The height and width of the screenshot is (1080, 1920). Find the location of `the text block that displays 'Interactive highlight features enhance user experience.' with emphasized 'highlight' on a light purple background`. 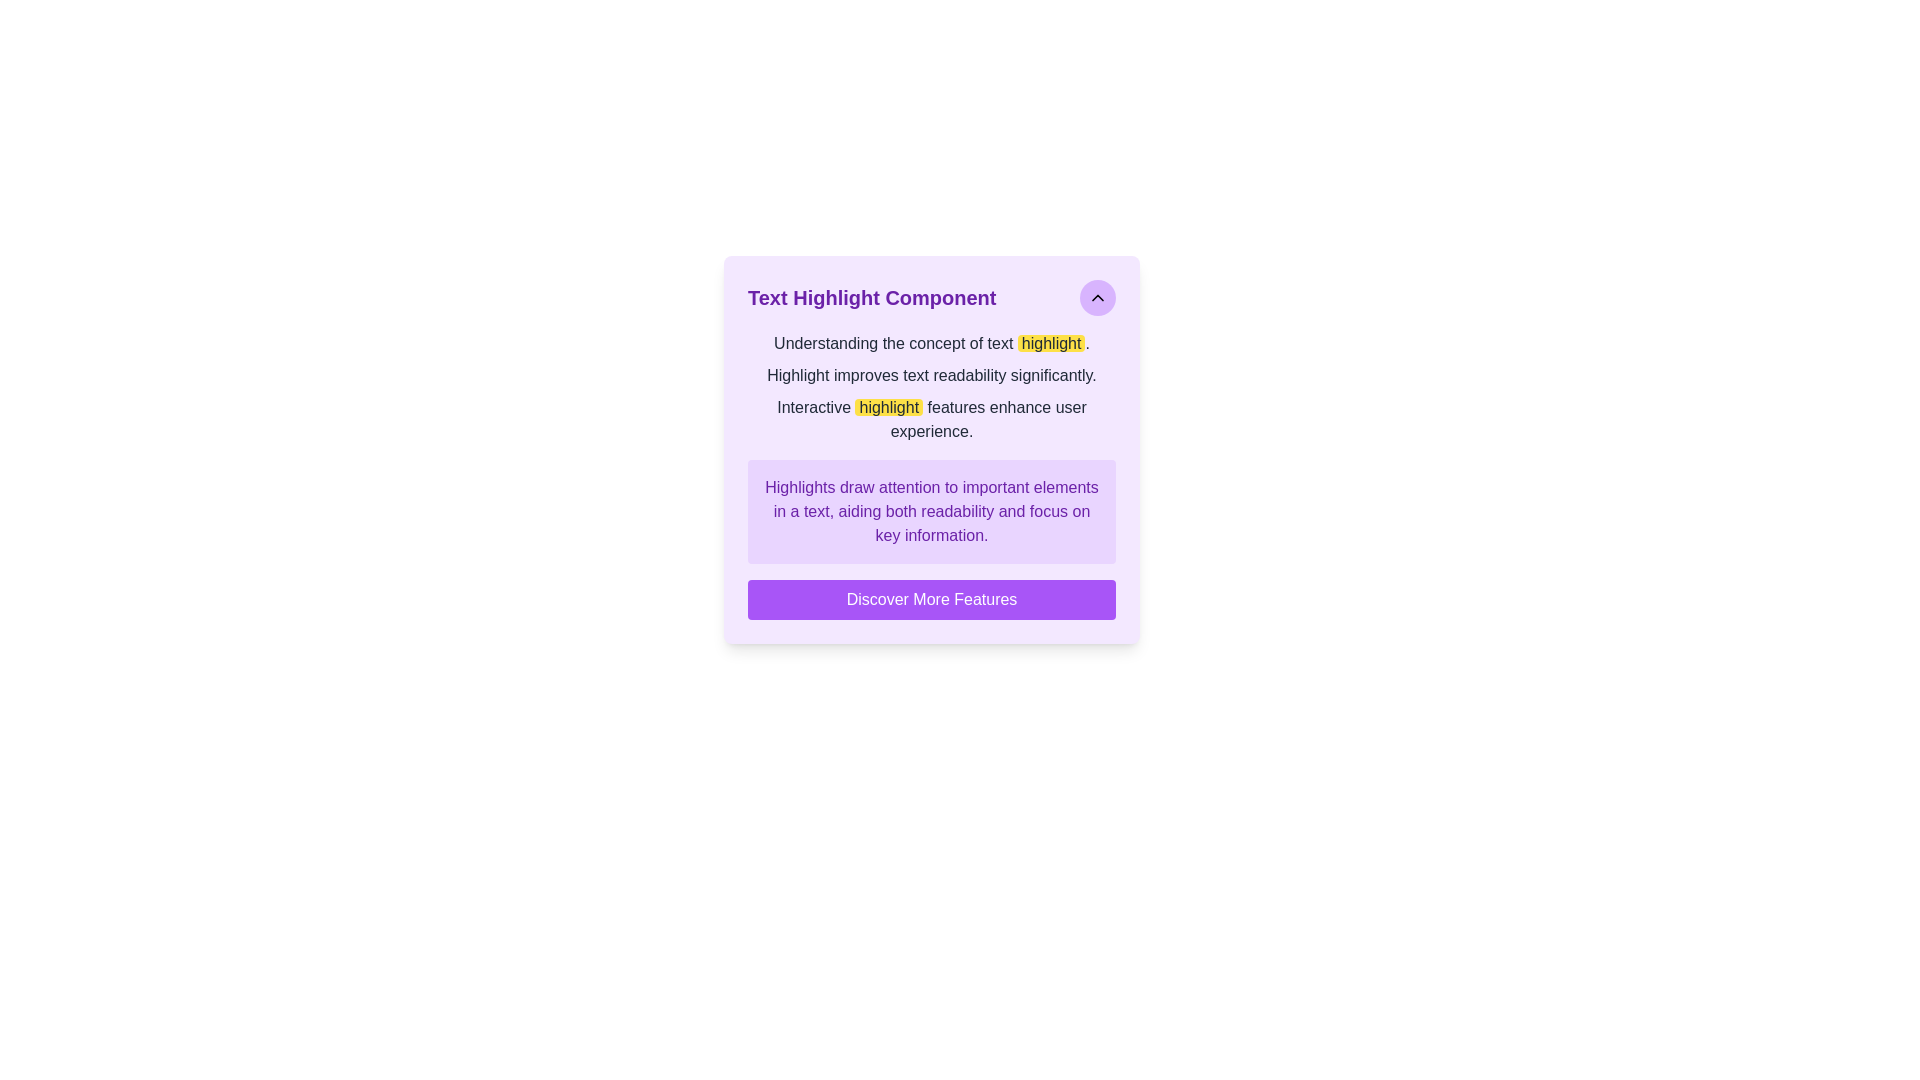

the text block that displays 'Interactive highlight features enhance user experience.' with emphasized 'highlight' on a light purple background is located at coordinates (930, 419).